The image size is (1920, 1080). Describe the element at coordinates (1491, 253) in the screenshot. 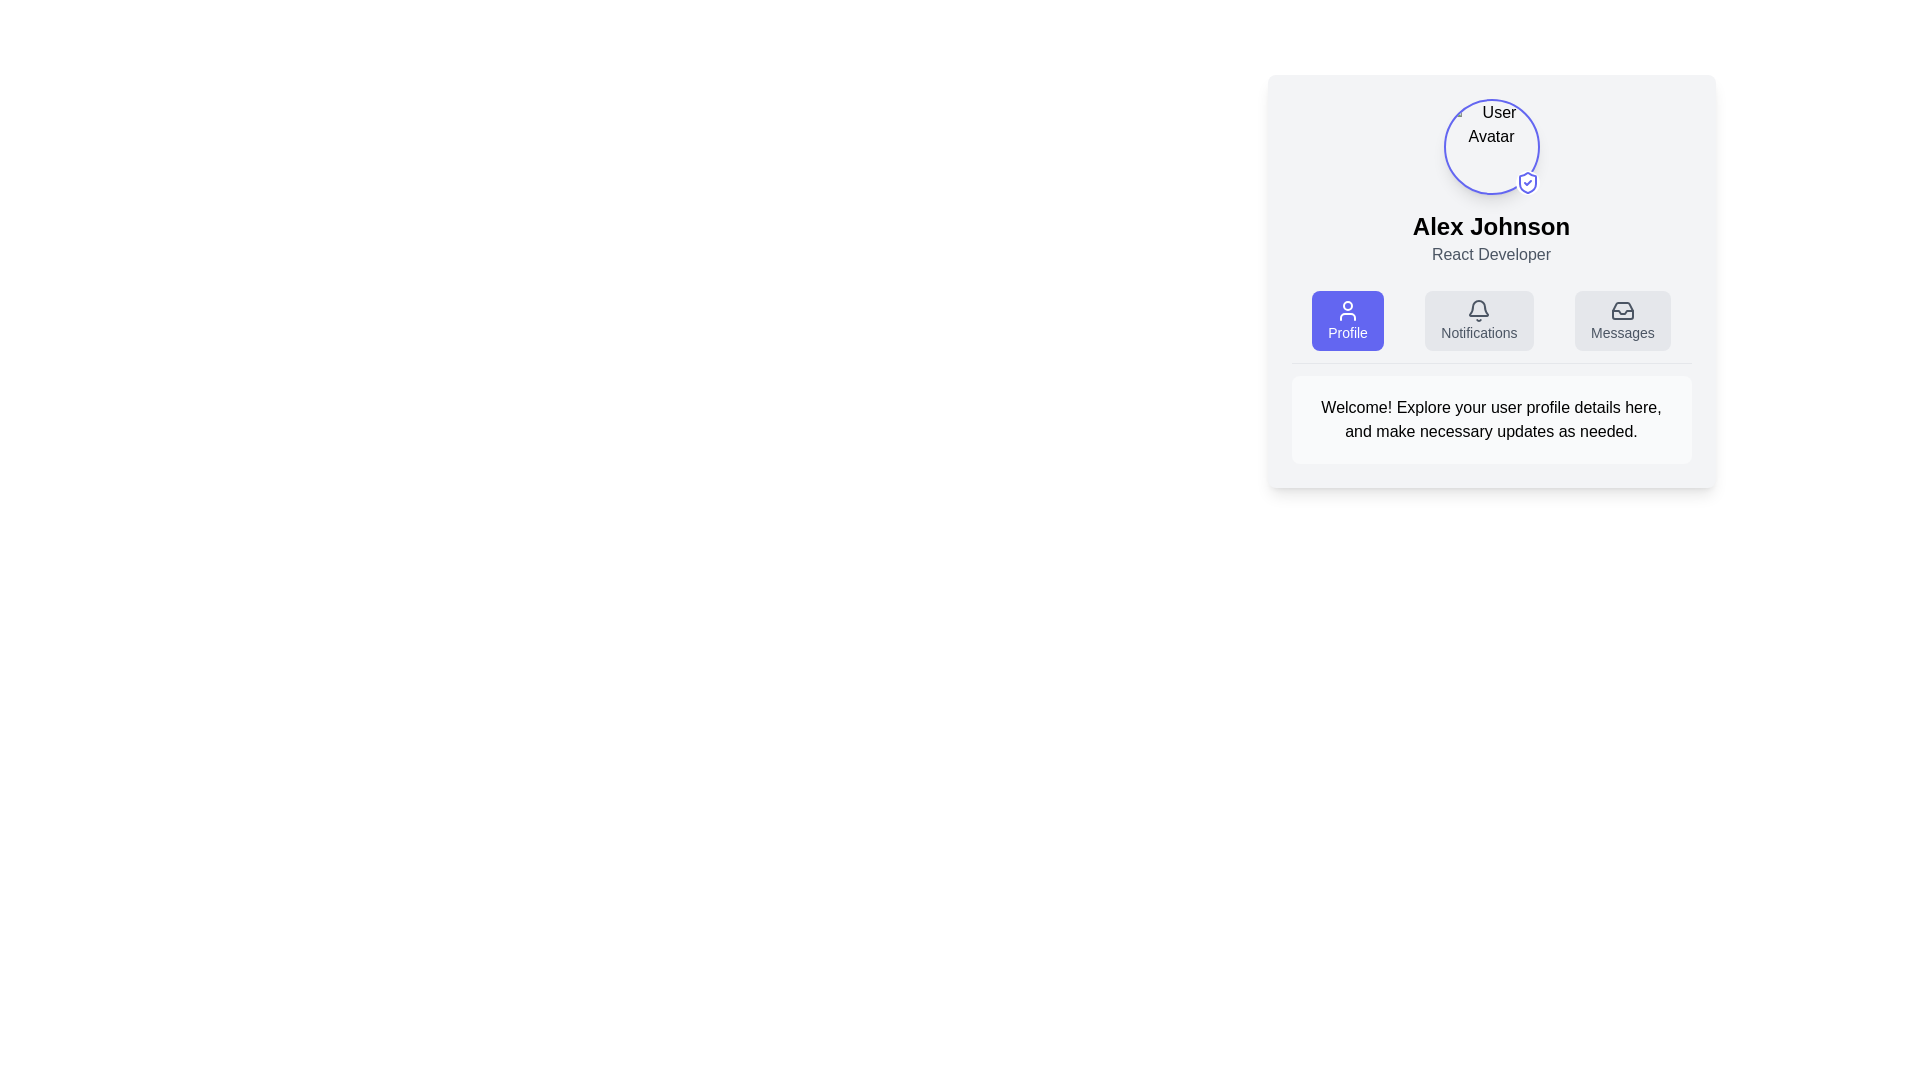

I see `the text label that identifies the user as a 'React Developer', located directly below the heading 'Alex Johnson' in the user profile card` at that location.